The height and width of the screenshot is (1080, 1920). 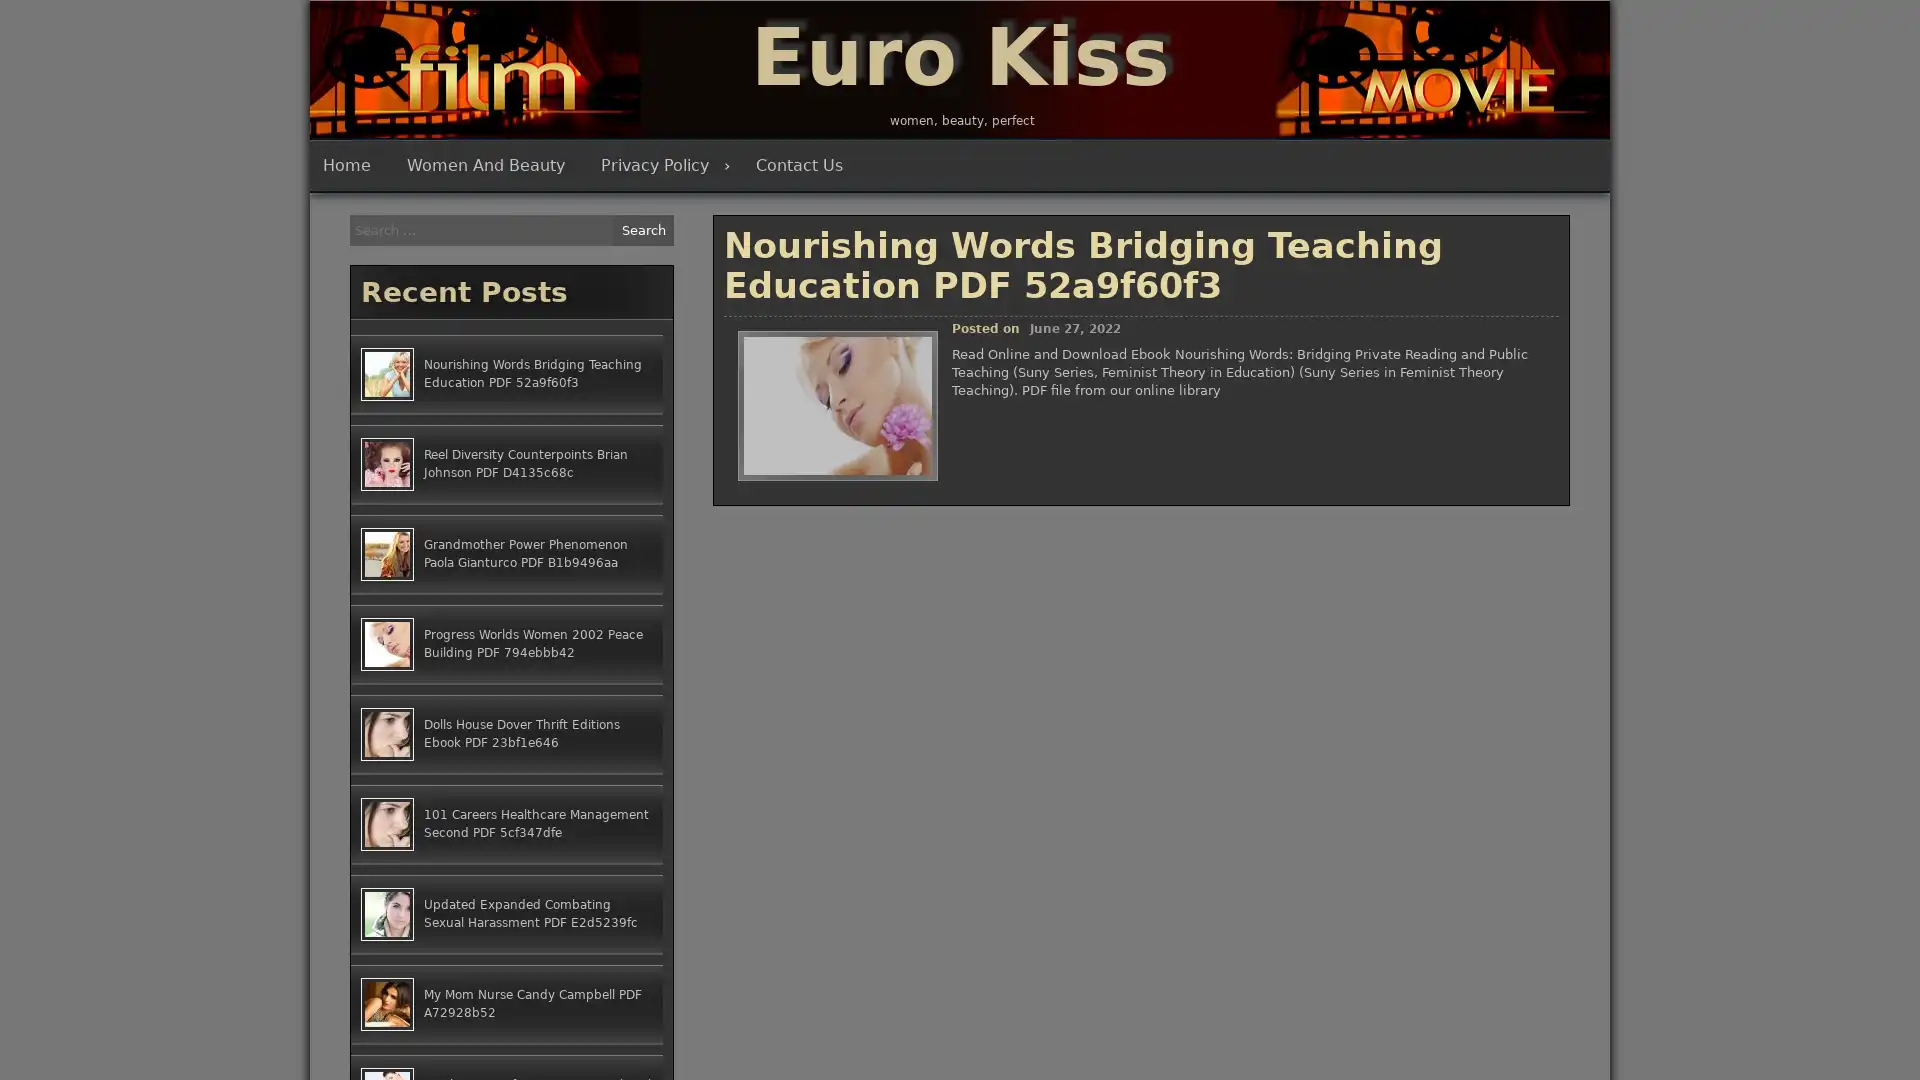 What do you see at coordinates (643, 229) in the screenshot?
I see `Search` at bounding box center [643, 229].